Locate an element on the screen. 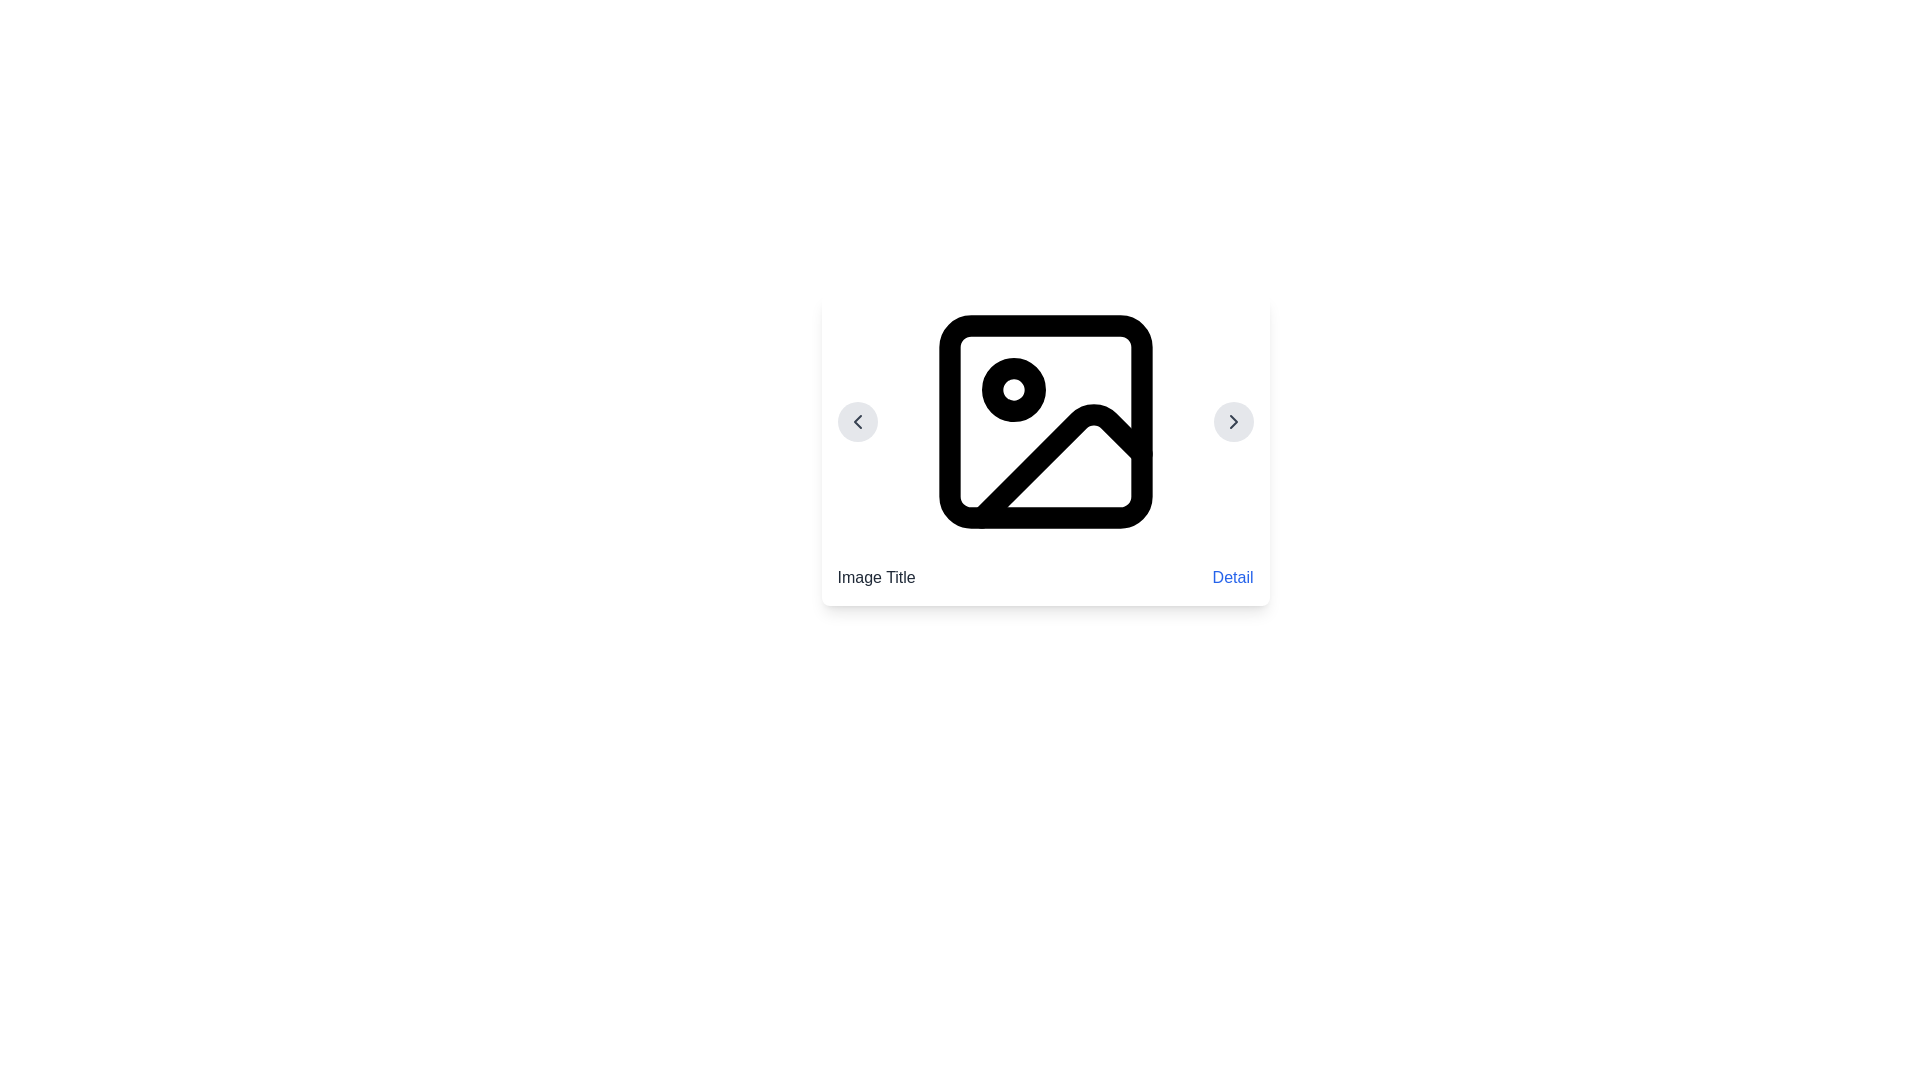  the text link labeled 'Detail' is located at coordinates (1232, 578).